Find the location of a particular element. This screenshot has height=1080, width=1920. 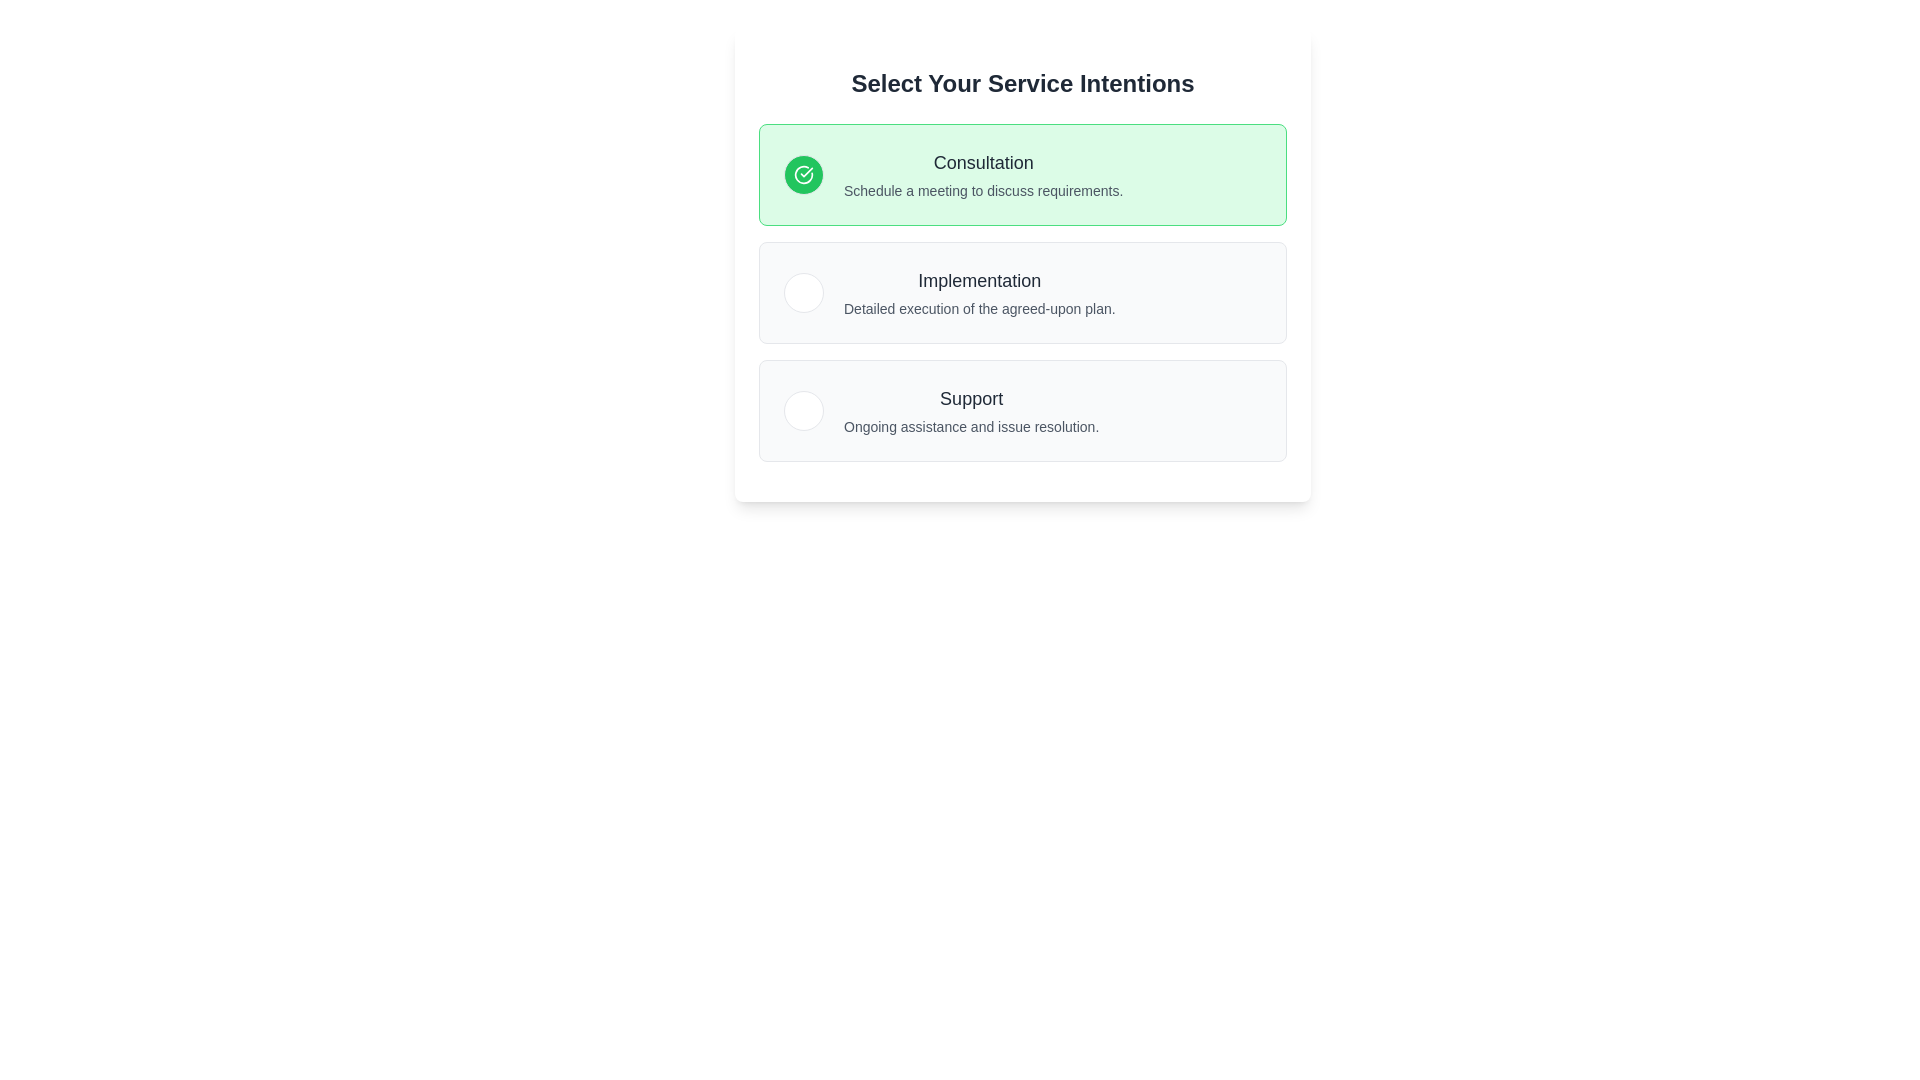

the button that confirms or selects the 'Consultation' option, located to the left of the 'Consultation' section is located at coordinates (804, 173).